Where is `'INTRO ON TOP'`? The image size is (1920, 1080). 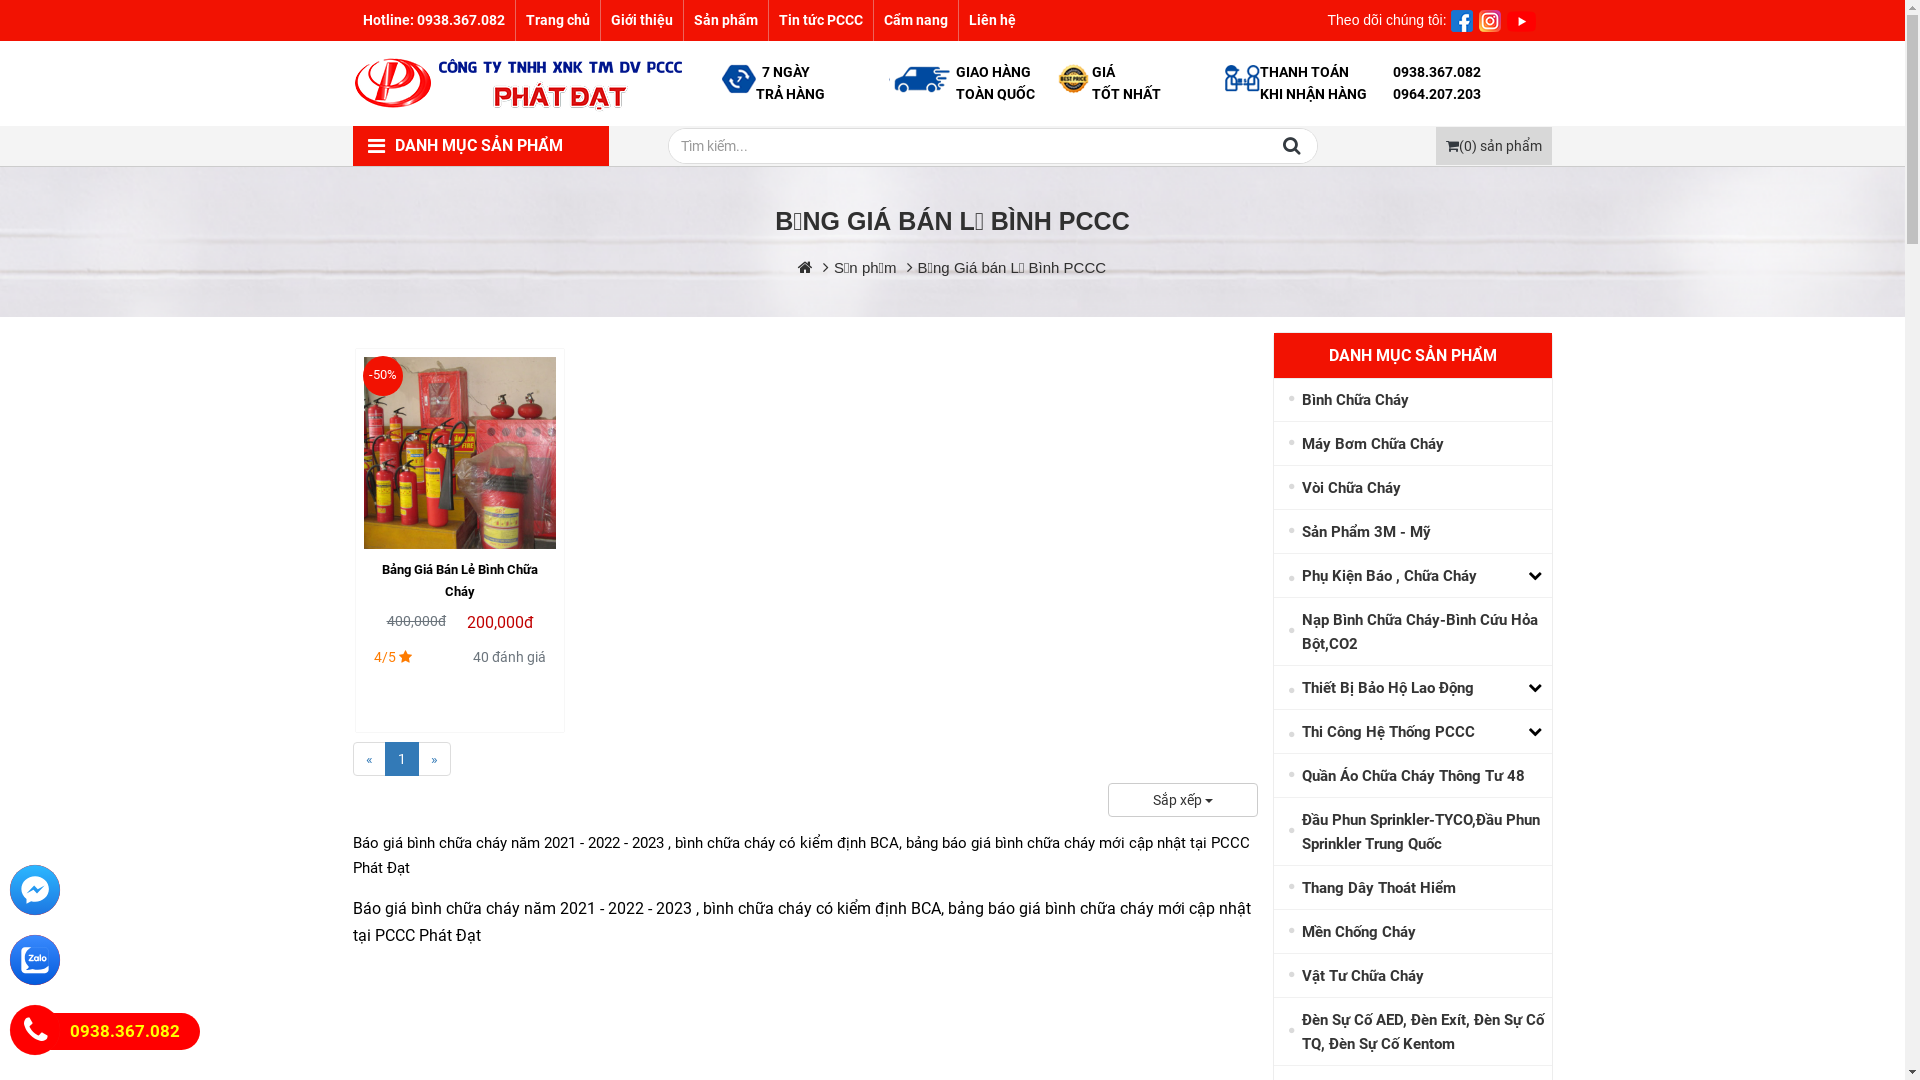
'INTRO ON TOP' is located at coordinates (1460, 20).